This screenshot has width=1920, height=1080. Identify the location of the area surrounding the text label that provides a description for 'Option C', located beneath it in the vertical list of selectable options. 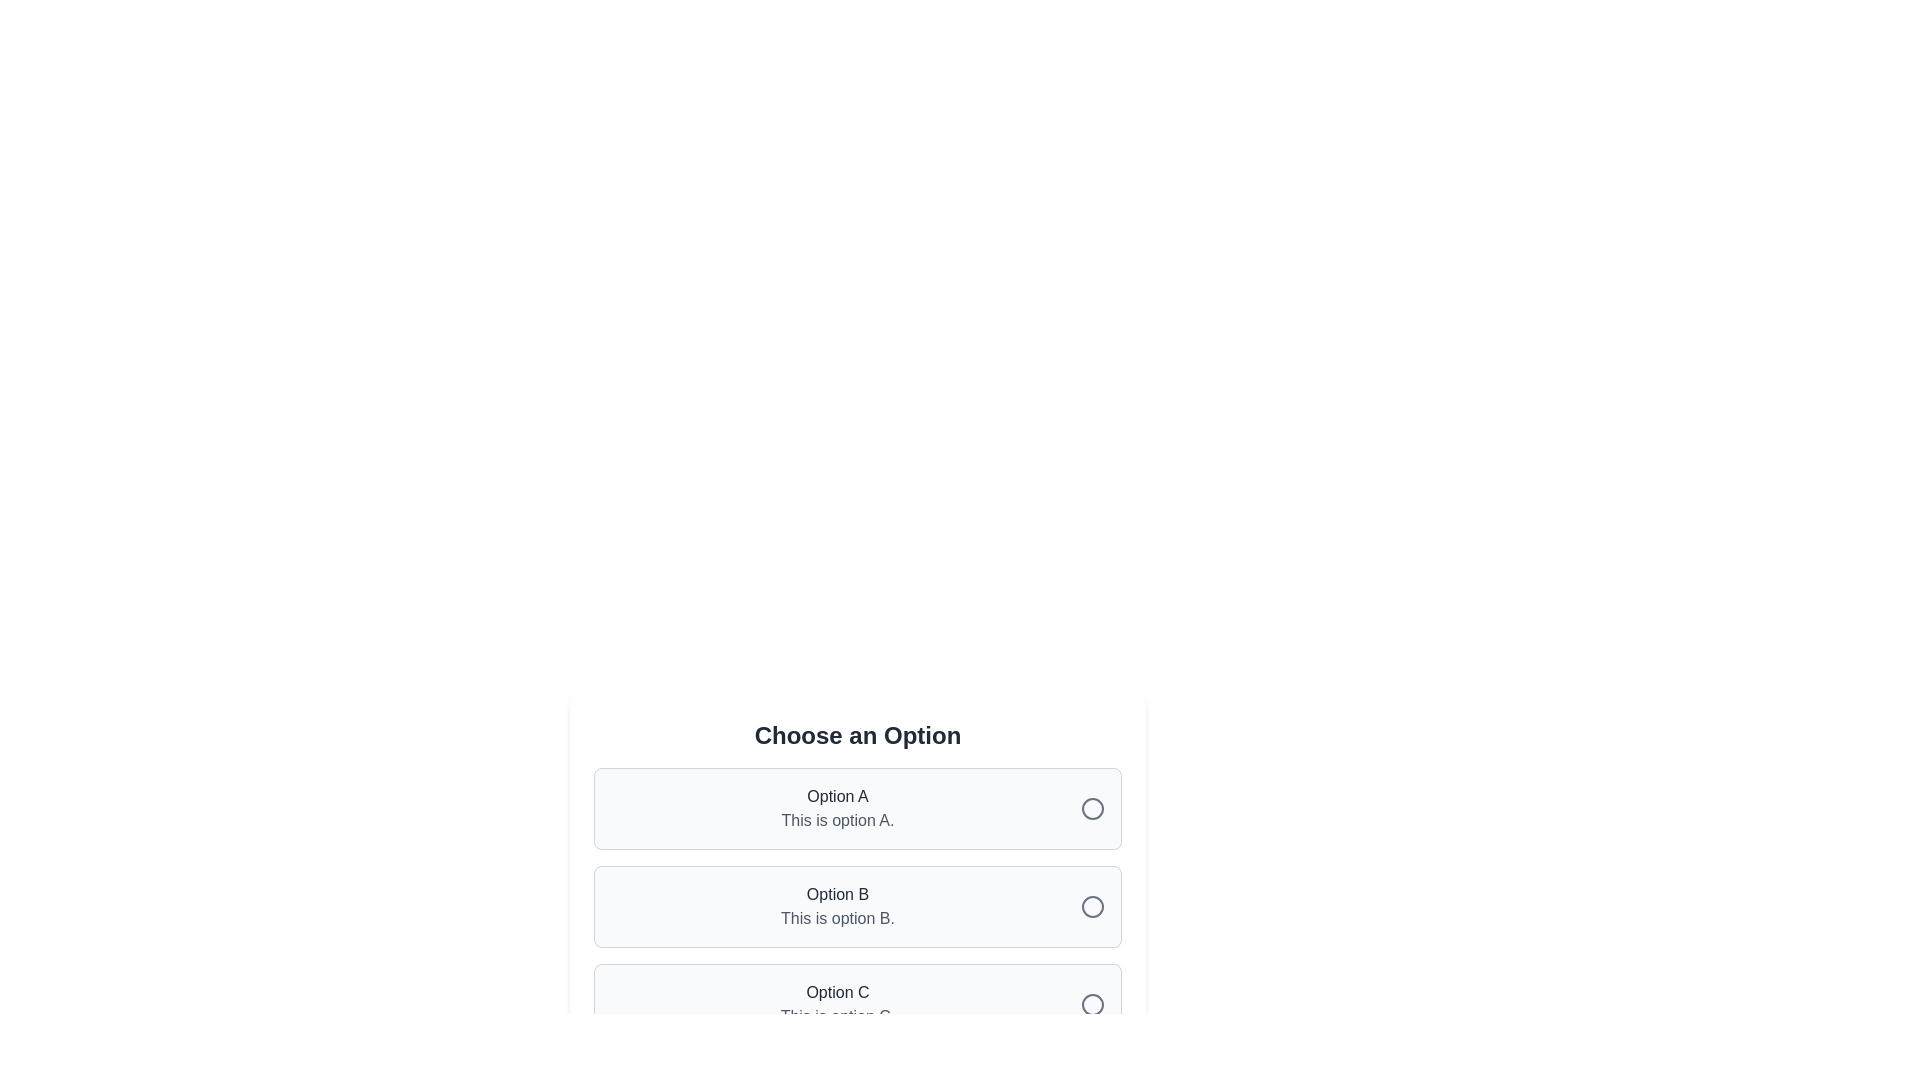
(838, 1017).